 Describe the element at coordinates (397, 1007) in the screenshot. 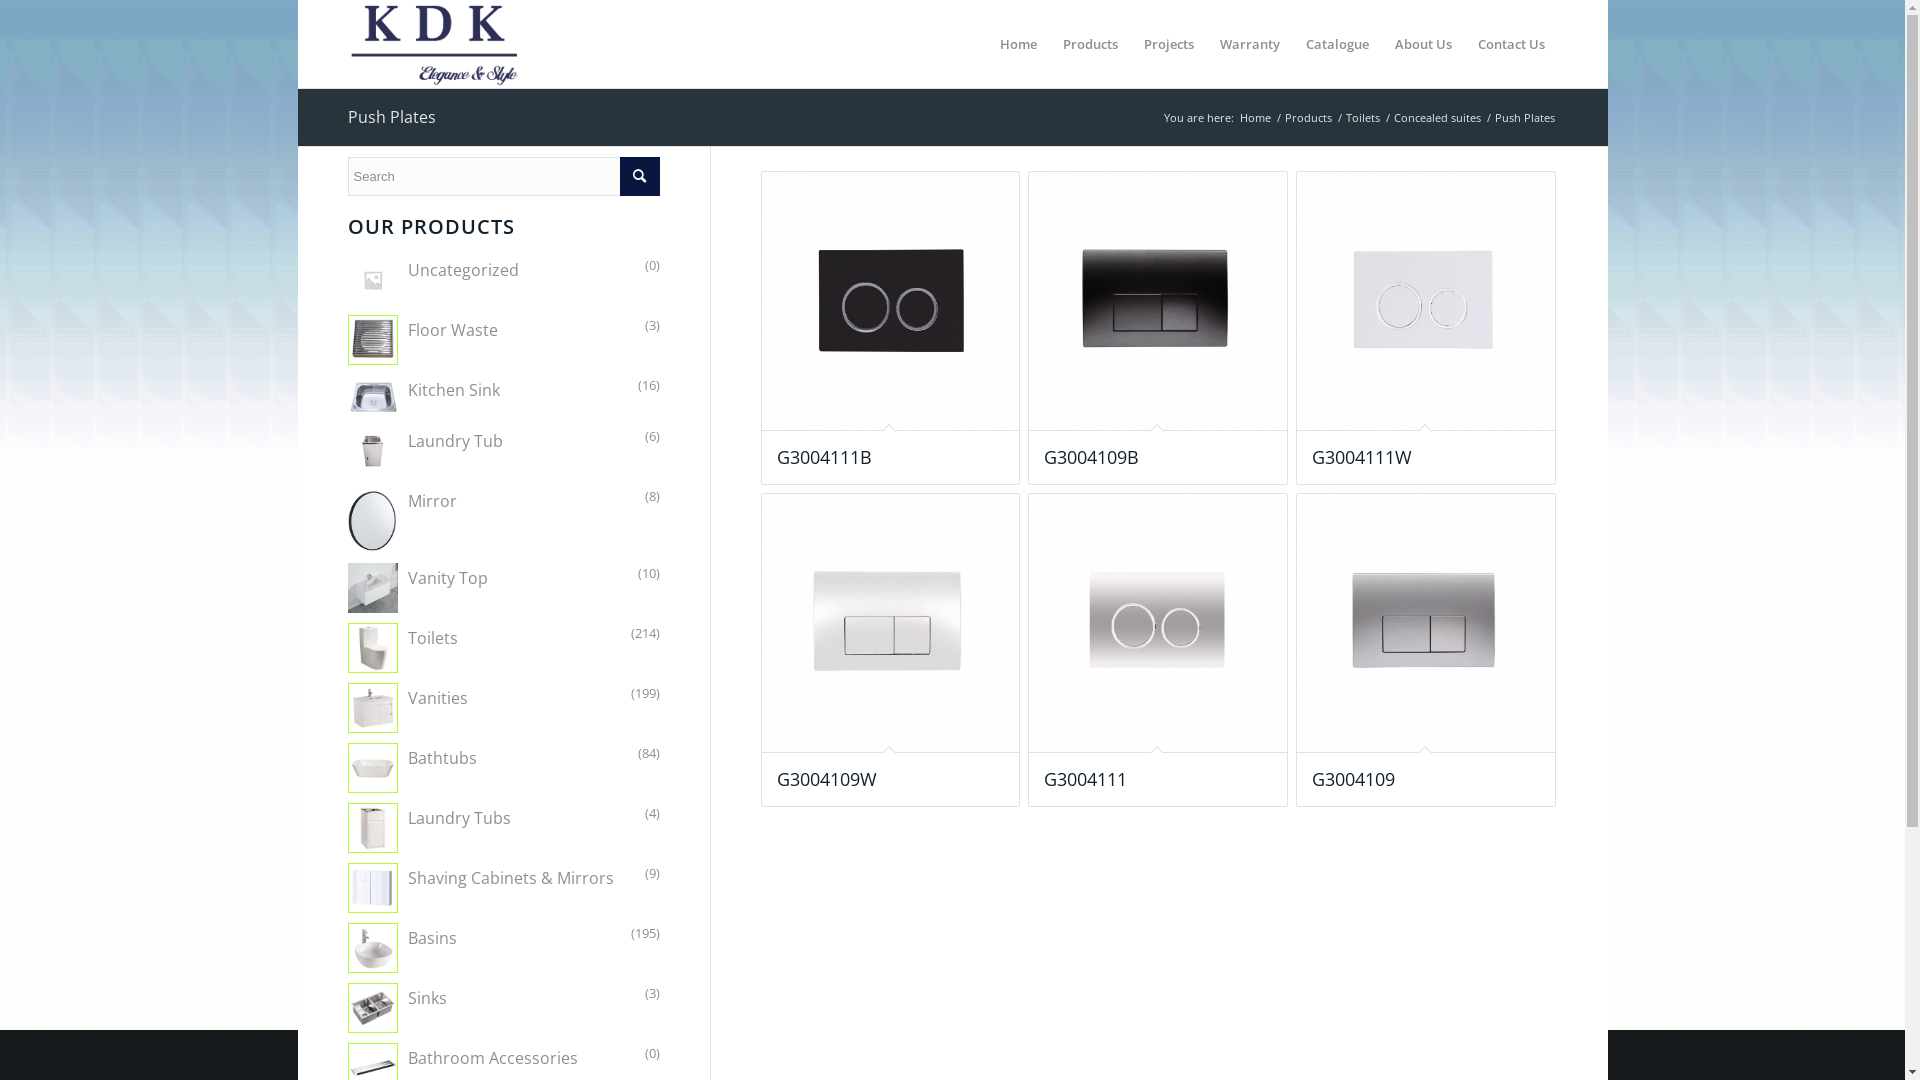

I see `'Sinks'` at that location.